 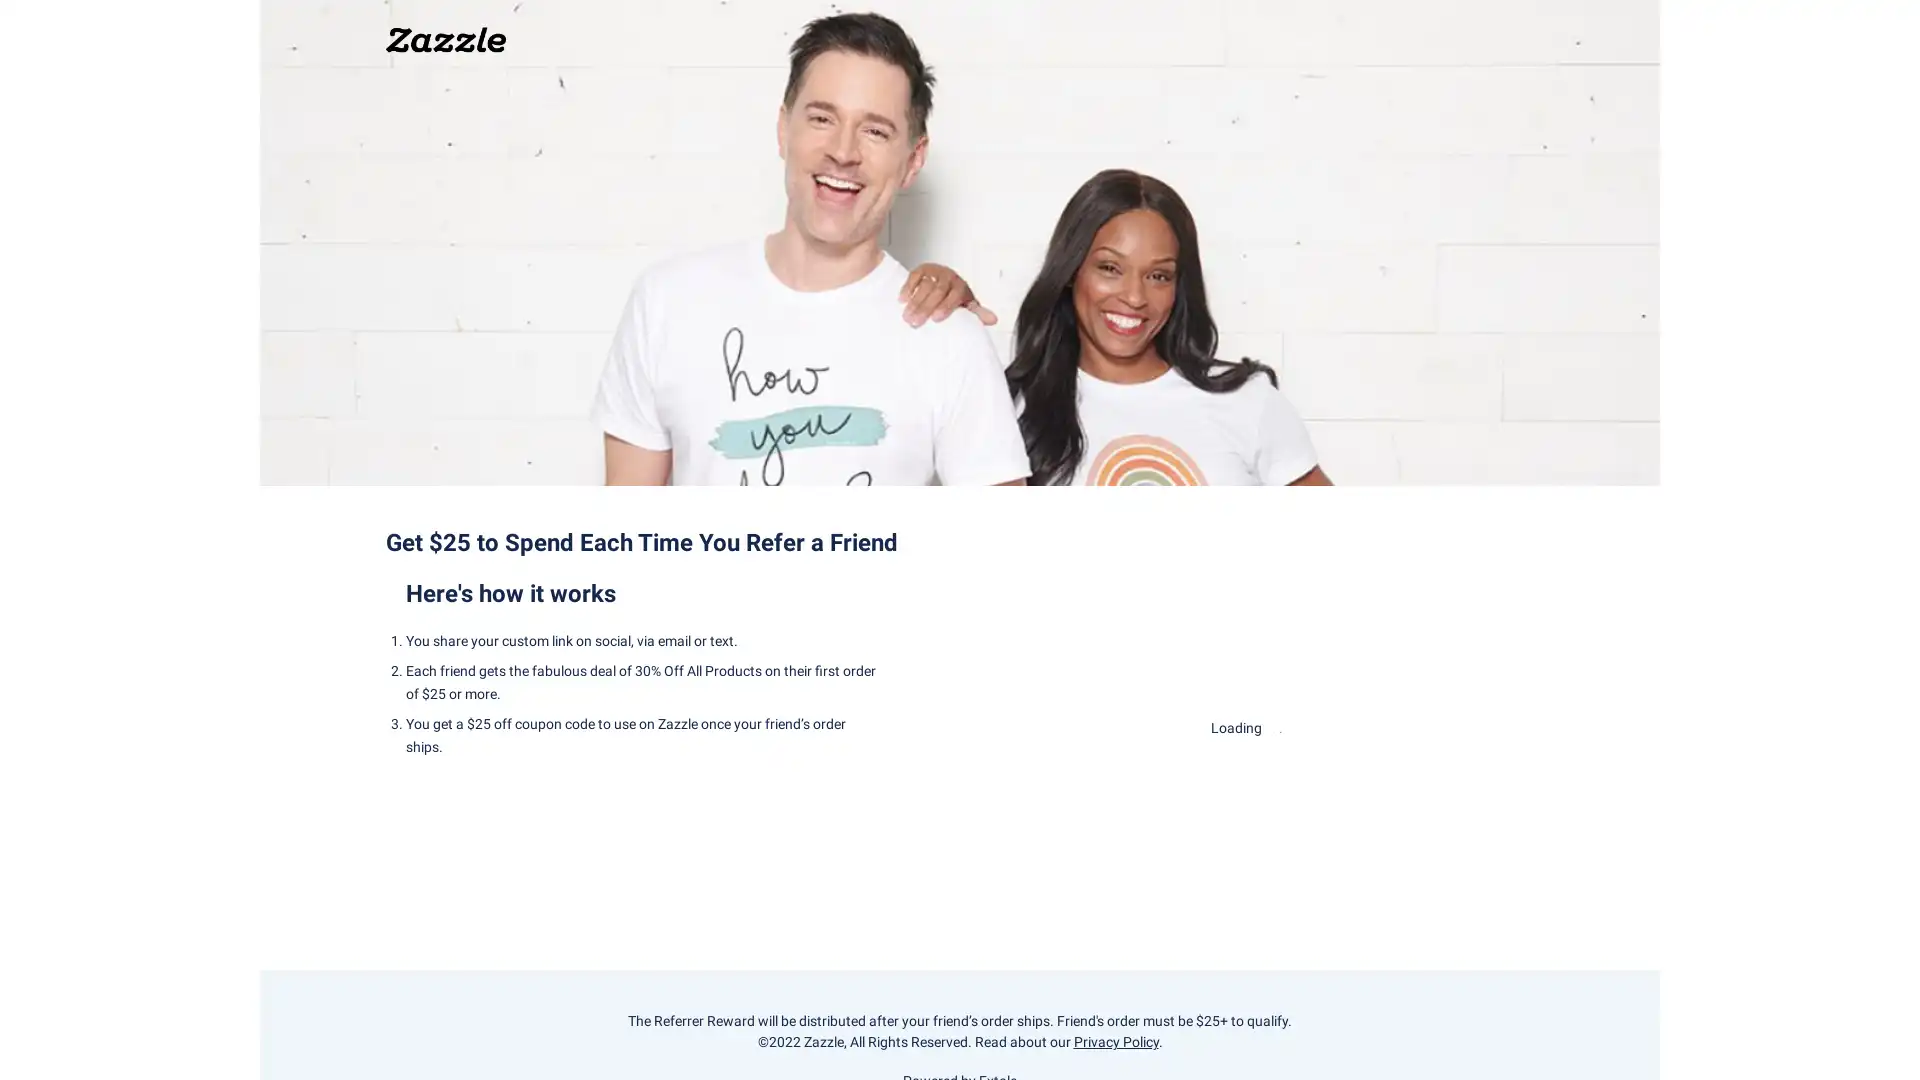 I want to click on Enter, so click(x=1246, y=788).